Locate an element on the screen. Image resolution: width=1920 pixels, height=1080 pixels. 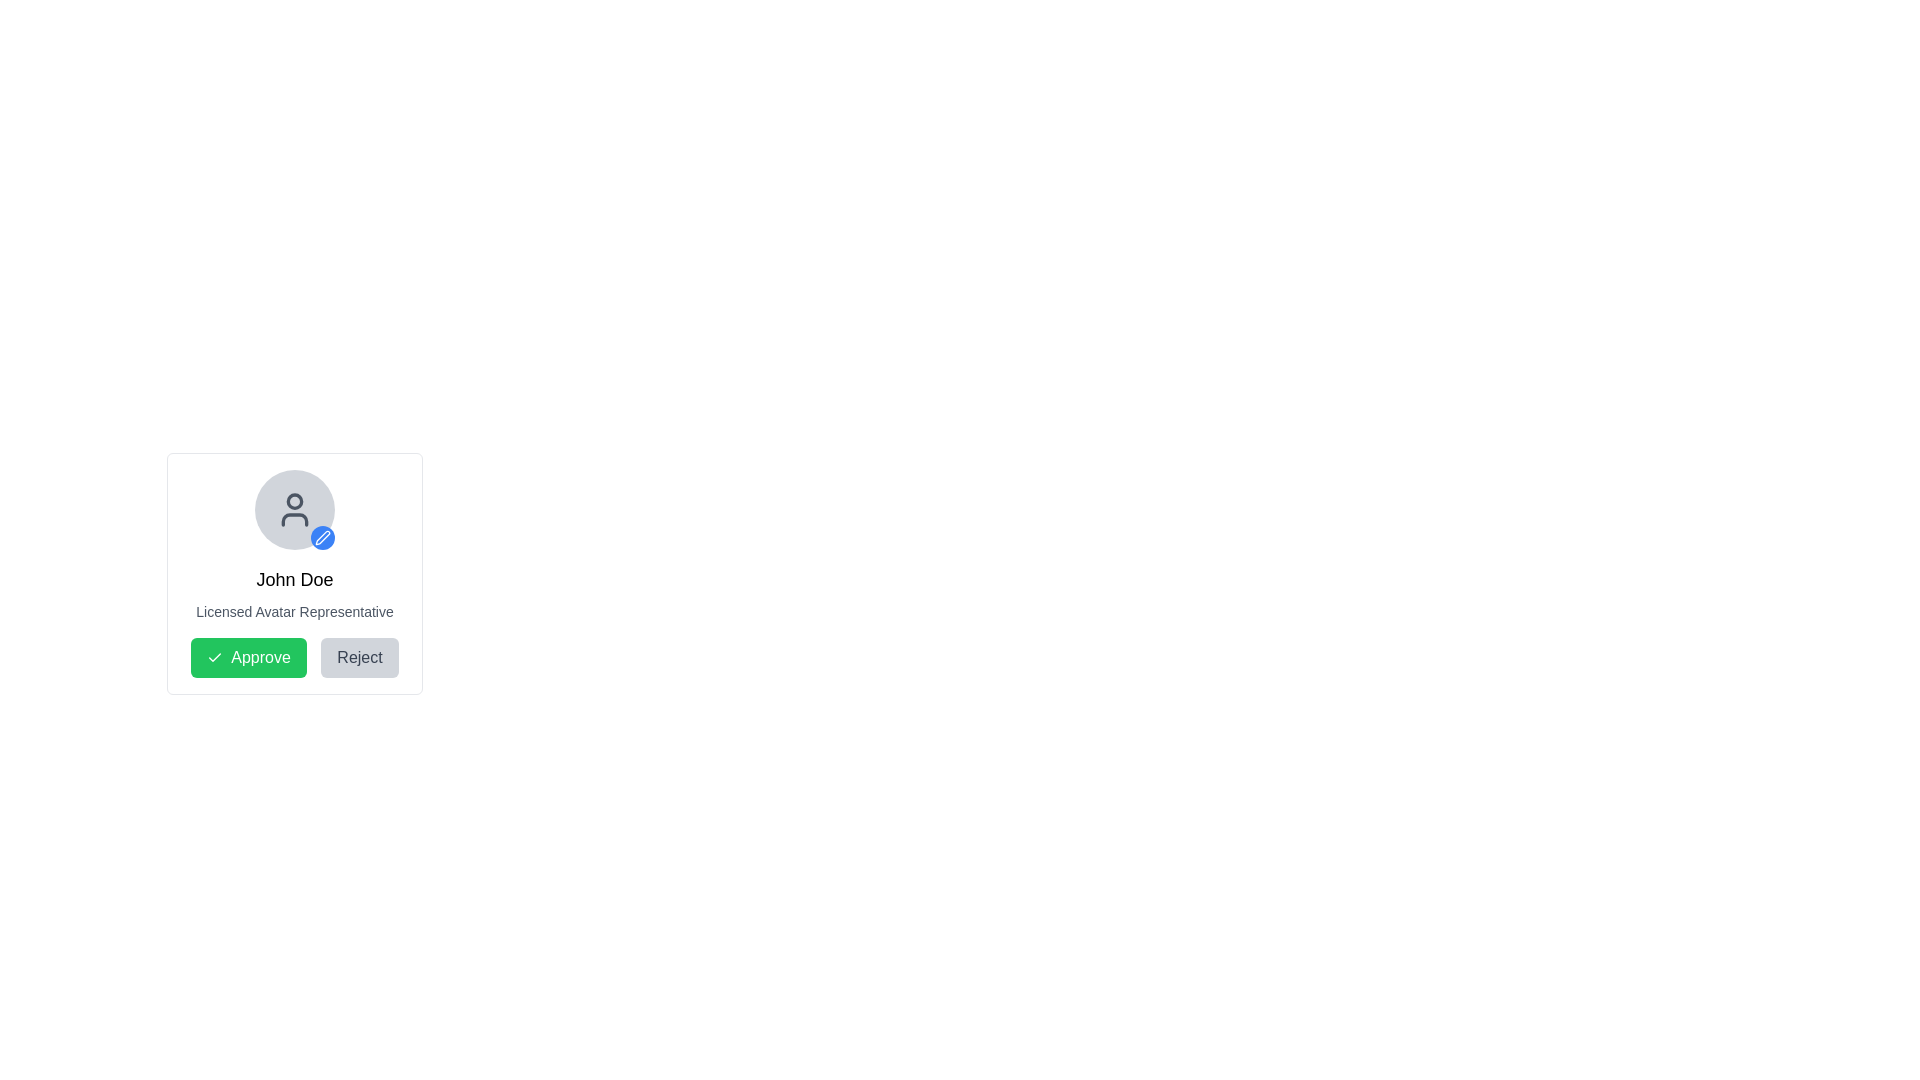
the 'Edit' button, which is a circular clickable button with a blue background located in the bottom-right corner of the avatar image in the card component is located at coordinates (322, 536).